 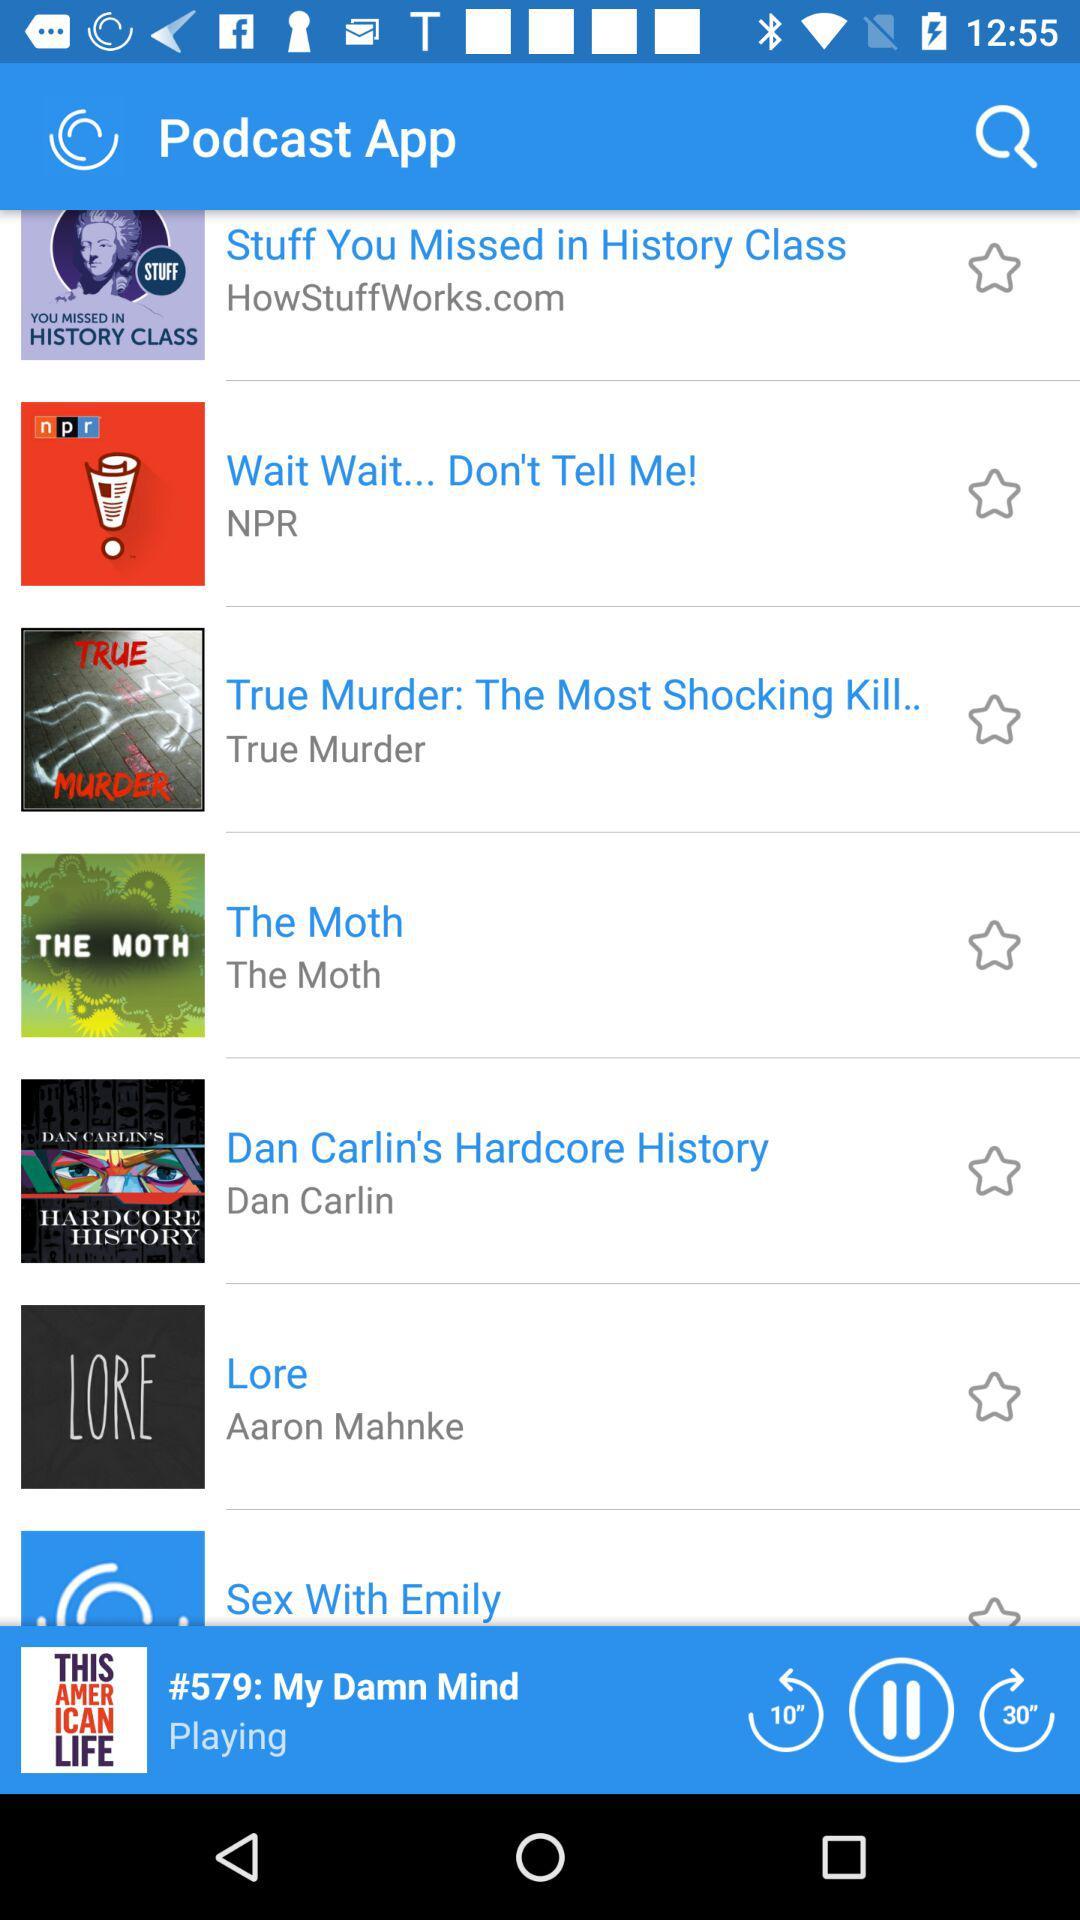 What do you see at coordinates (994, 719) in the screenshot?
I see `to favorites` at bounding box center [994, 719].